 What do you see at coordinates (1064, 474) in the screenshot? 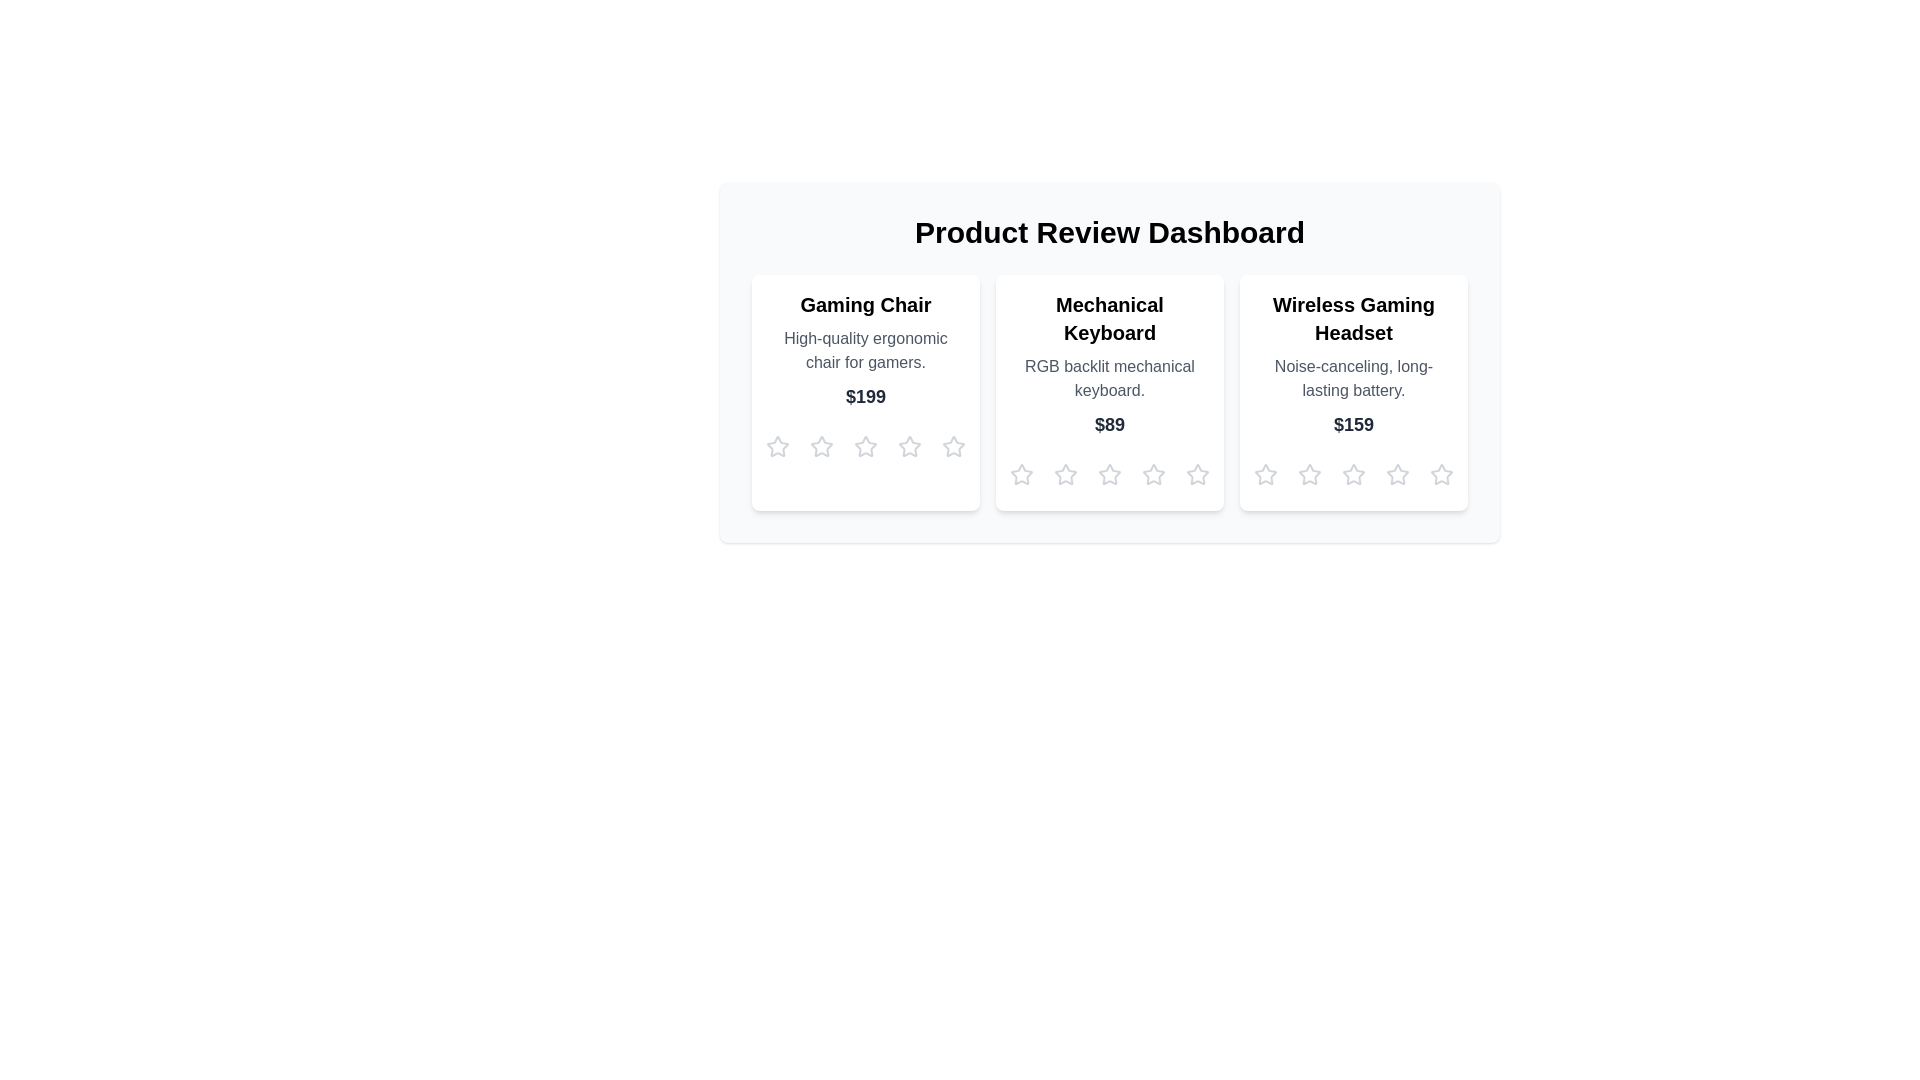
I see `the star corresponding to 2 for the product Mechanical Keyboard` at bounding box center [1064, 474].